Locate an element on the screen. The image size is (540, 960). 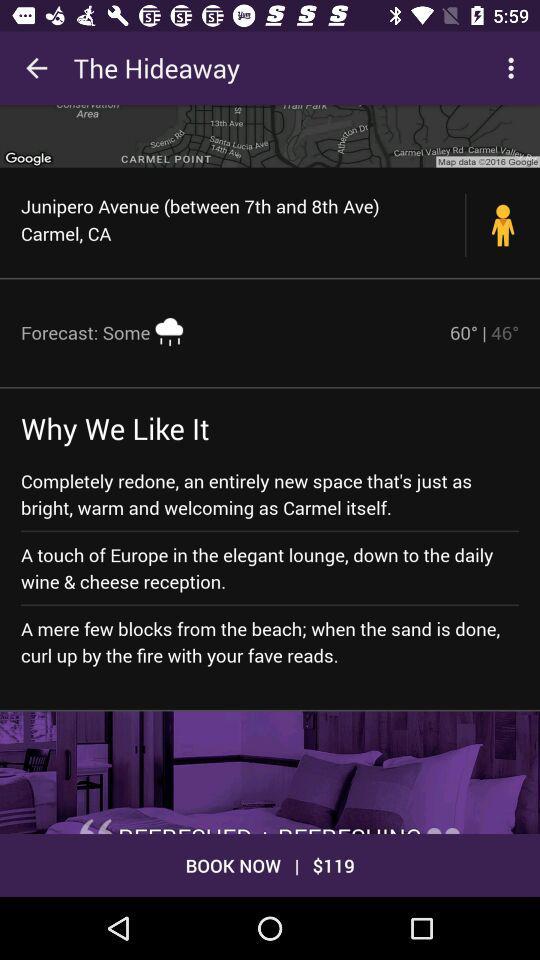
the icon above book now   |   $119 icon is located at coordinates (270, 771).